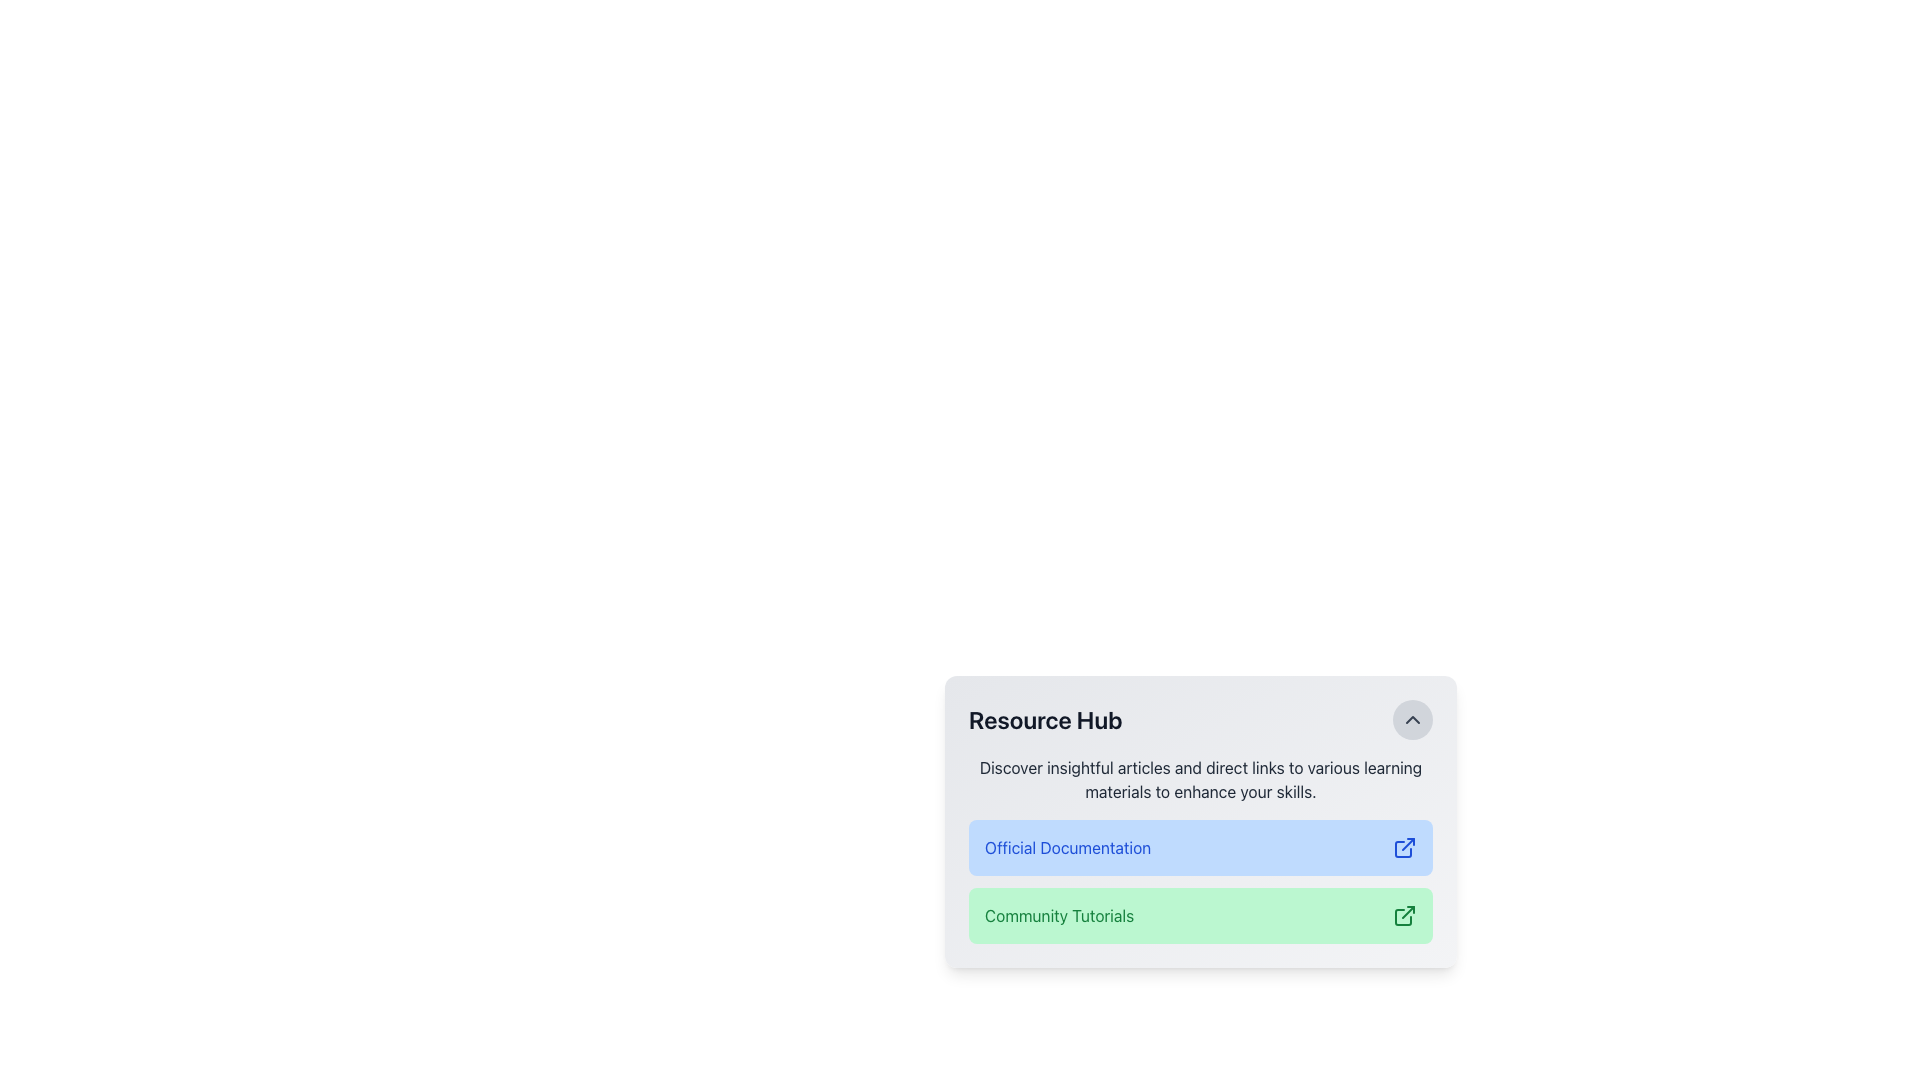 The height and width of the screenshot is (1080, 1920). What do you see at coordinates (1411, 720) in the screenshot?
I see `the collapse/expand button located at the top-right corner of the 'Resource Hub' panel` at bounding box center [1411, 720].